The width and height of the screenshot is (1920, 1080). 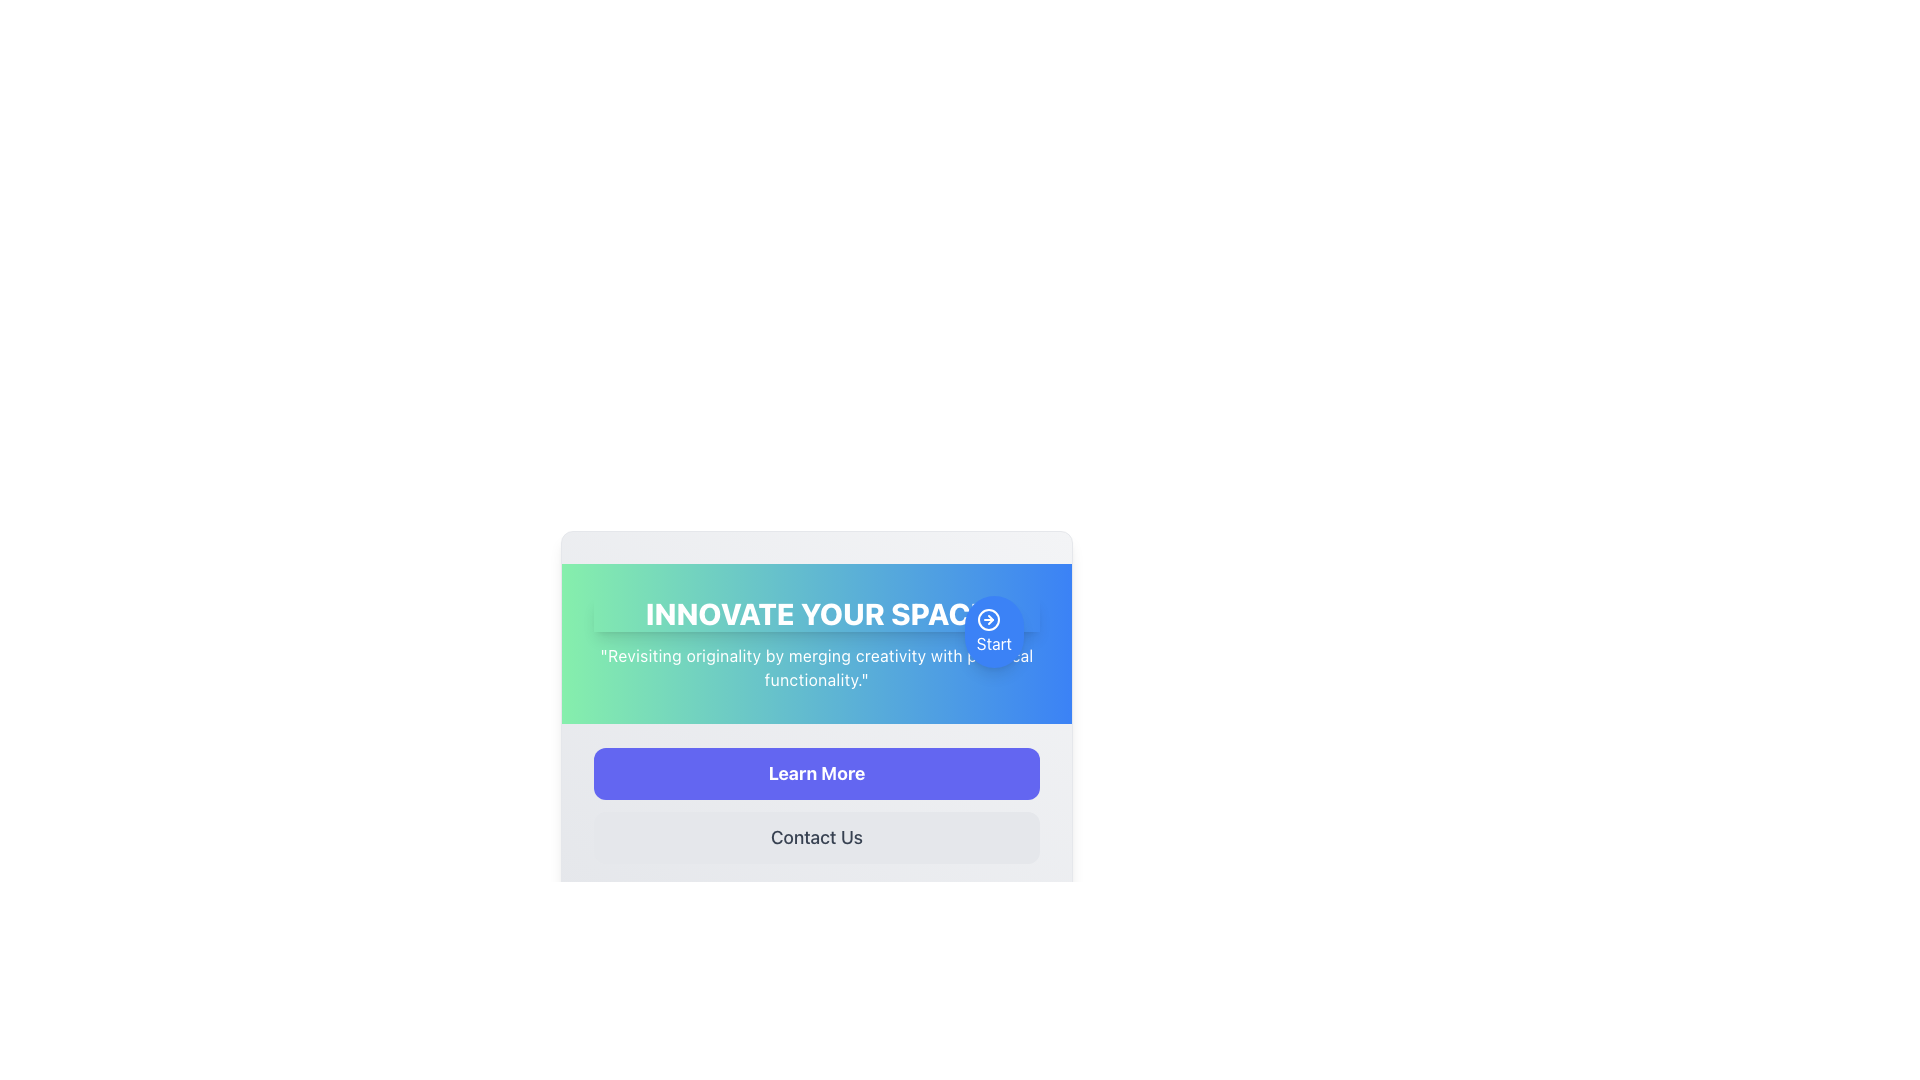 What do you see at coordinates (816, 612) in the screenshot?
I see `the text element displaying 'Innovate Your Space' in bold, uppercase white font with a shadow, positioned above the text 'Revisiting originality by merging creativity with practical functionality.'` at bounding box center [816, 612].